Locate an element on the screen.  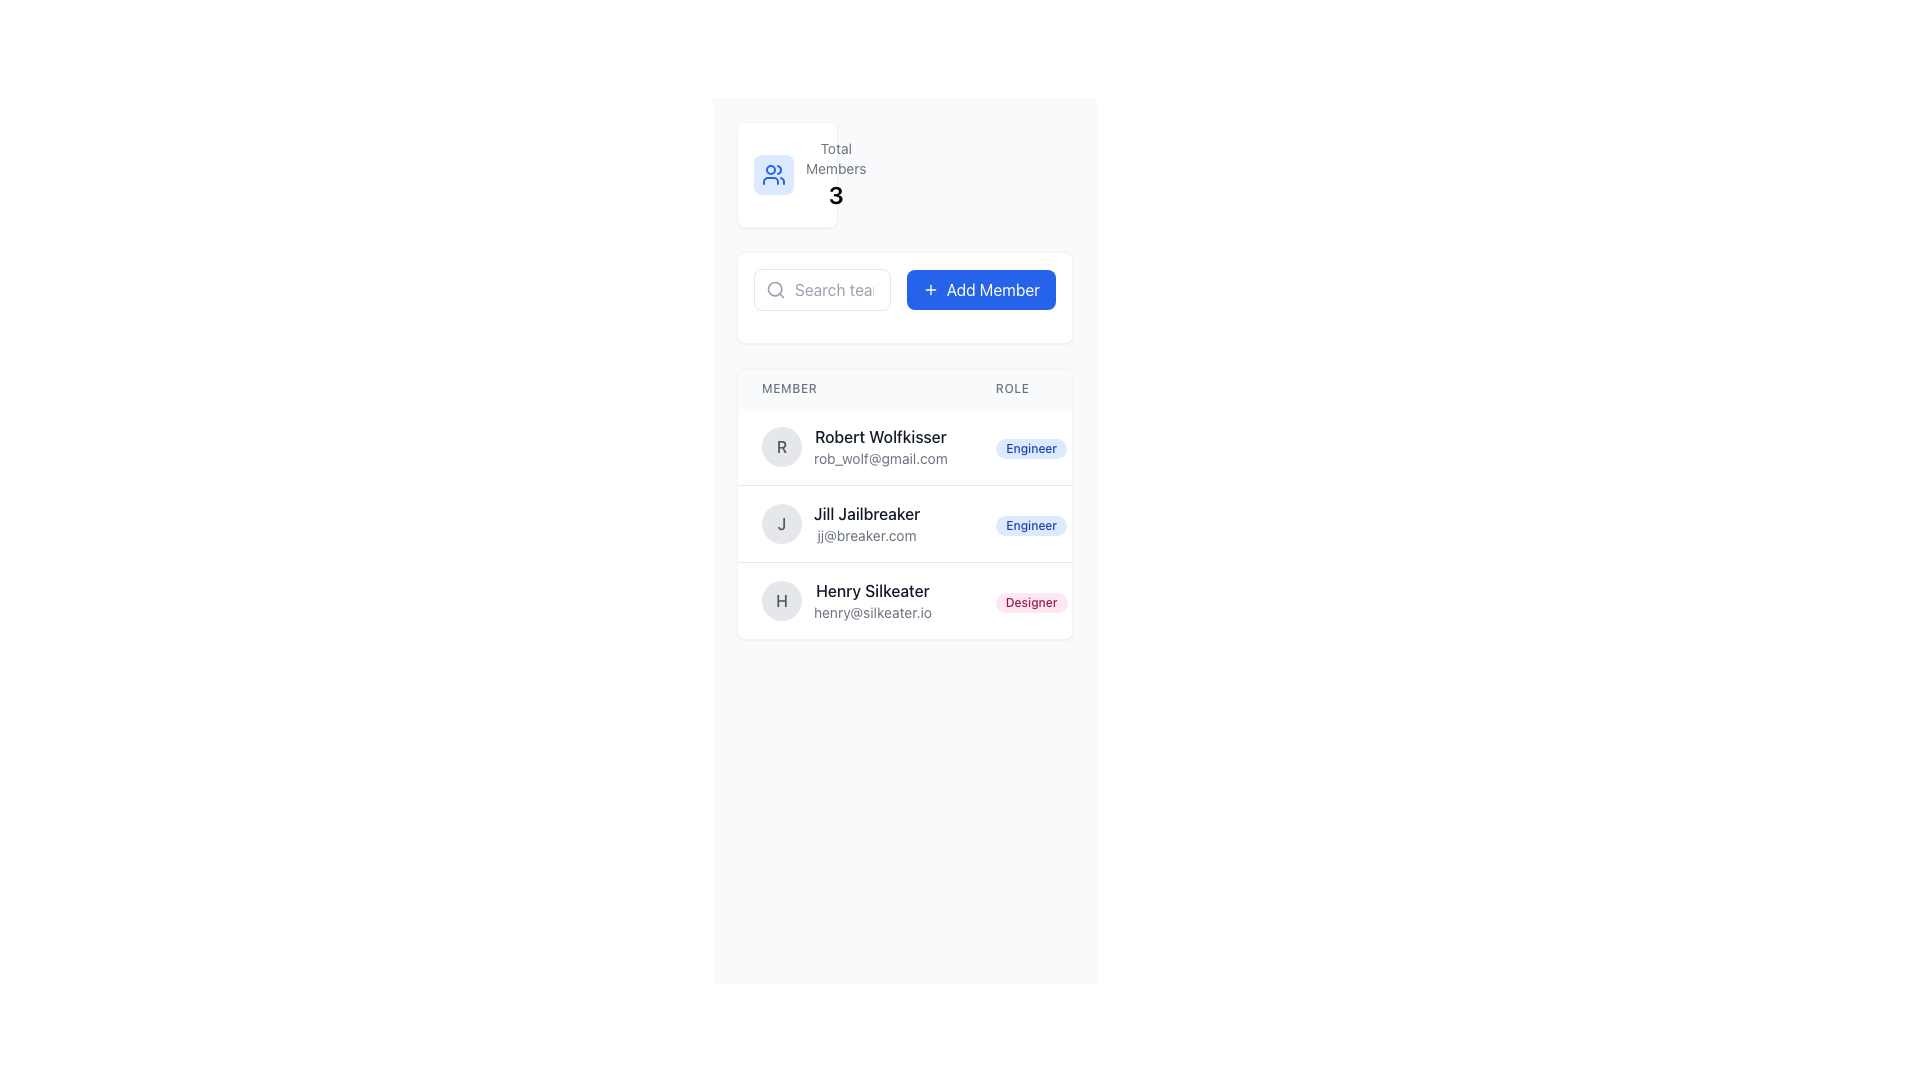
the static text element styled as an initial avatar represented by the letter 'J' for the member labeled 'Jill Jailbreaker', located within the second row of the member list is located at coordinates (781, 523).